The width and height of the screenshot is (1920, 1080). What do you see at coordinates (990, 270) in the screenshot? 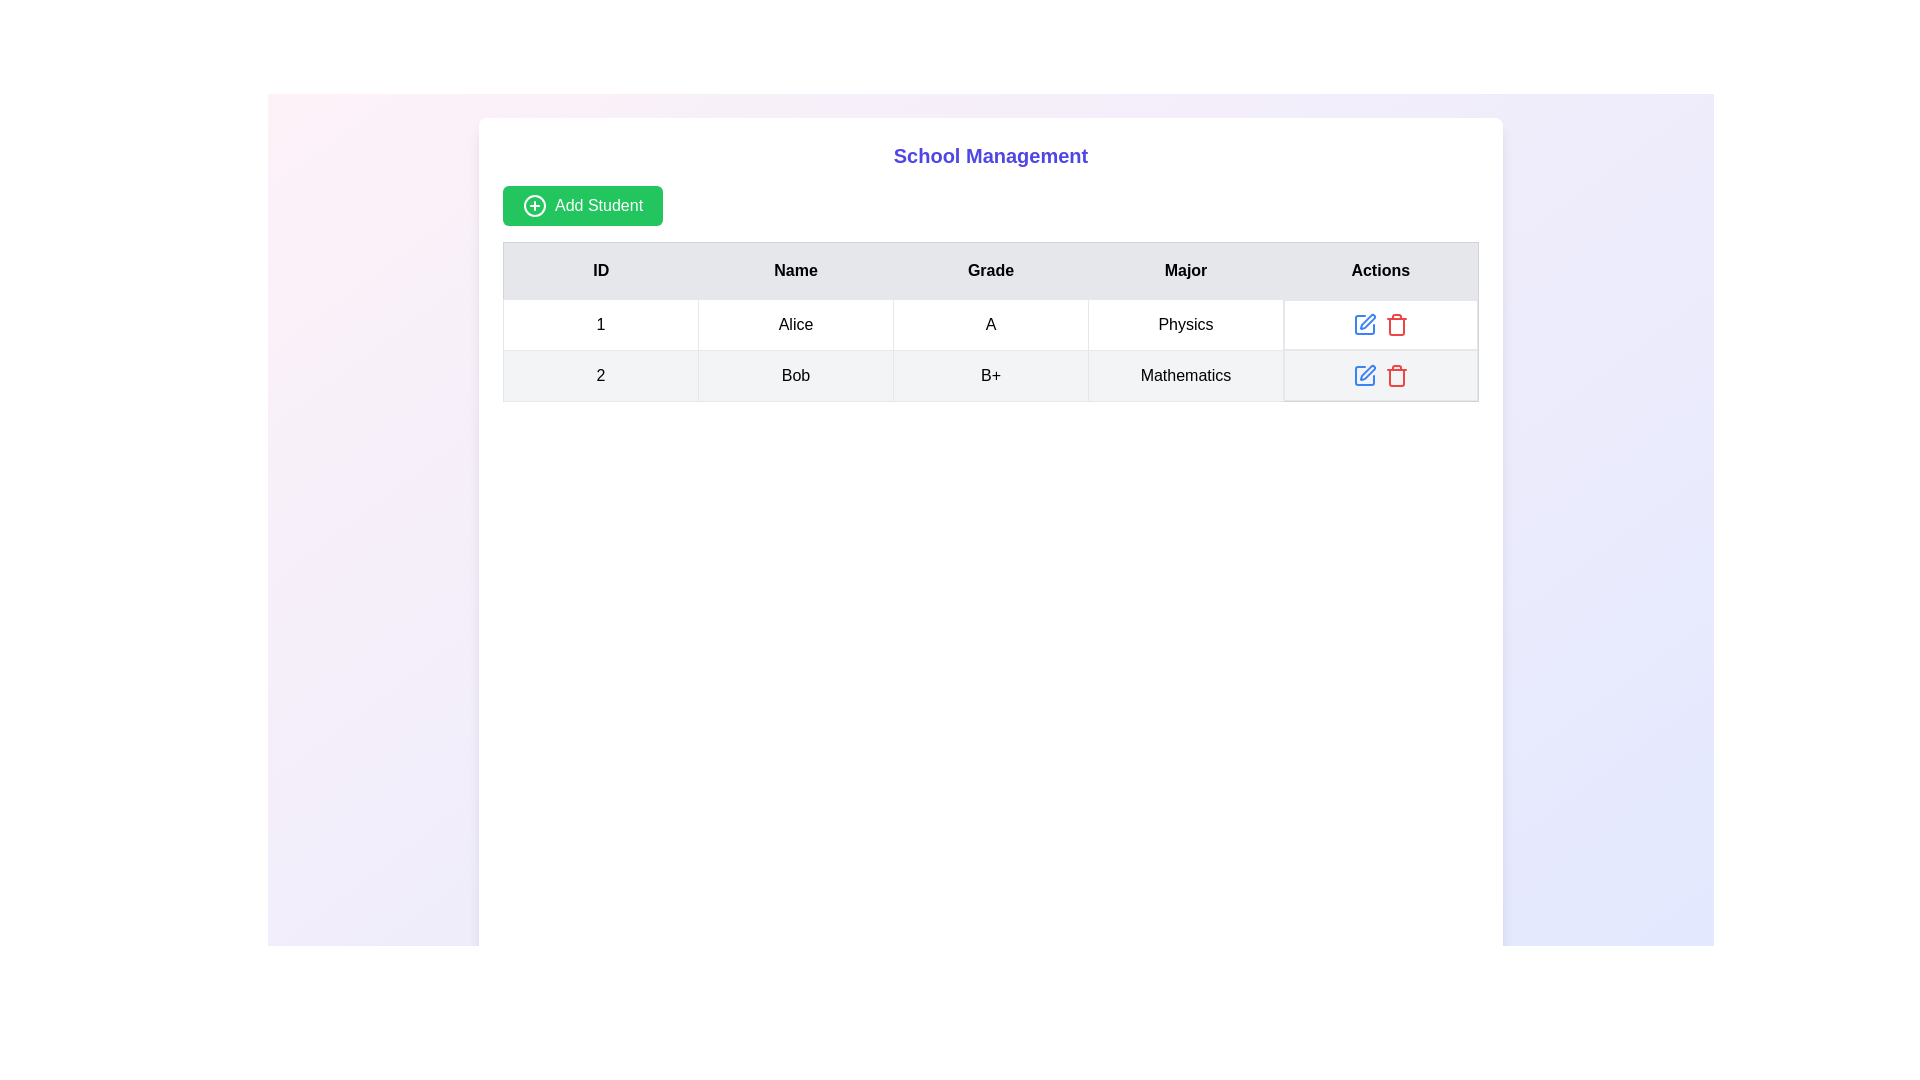
I see `the 'Grade' column header in the table, which is a static text element displayed in bold black font with a light gray background` at bounding box center [990, 270].